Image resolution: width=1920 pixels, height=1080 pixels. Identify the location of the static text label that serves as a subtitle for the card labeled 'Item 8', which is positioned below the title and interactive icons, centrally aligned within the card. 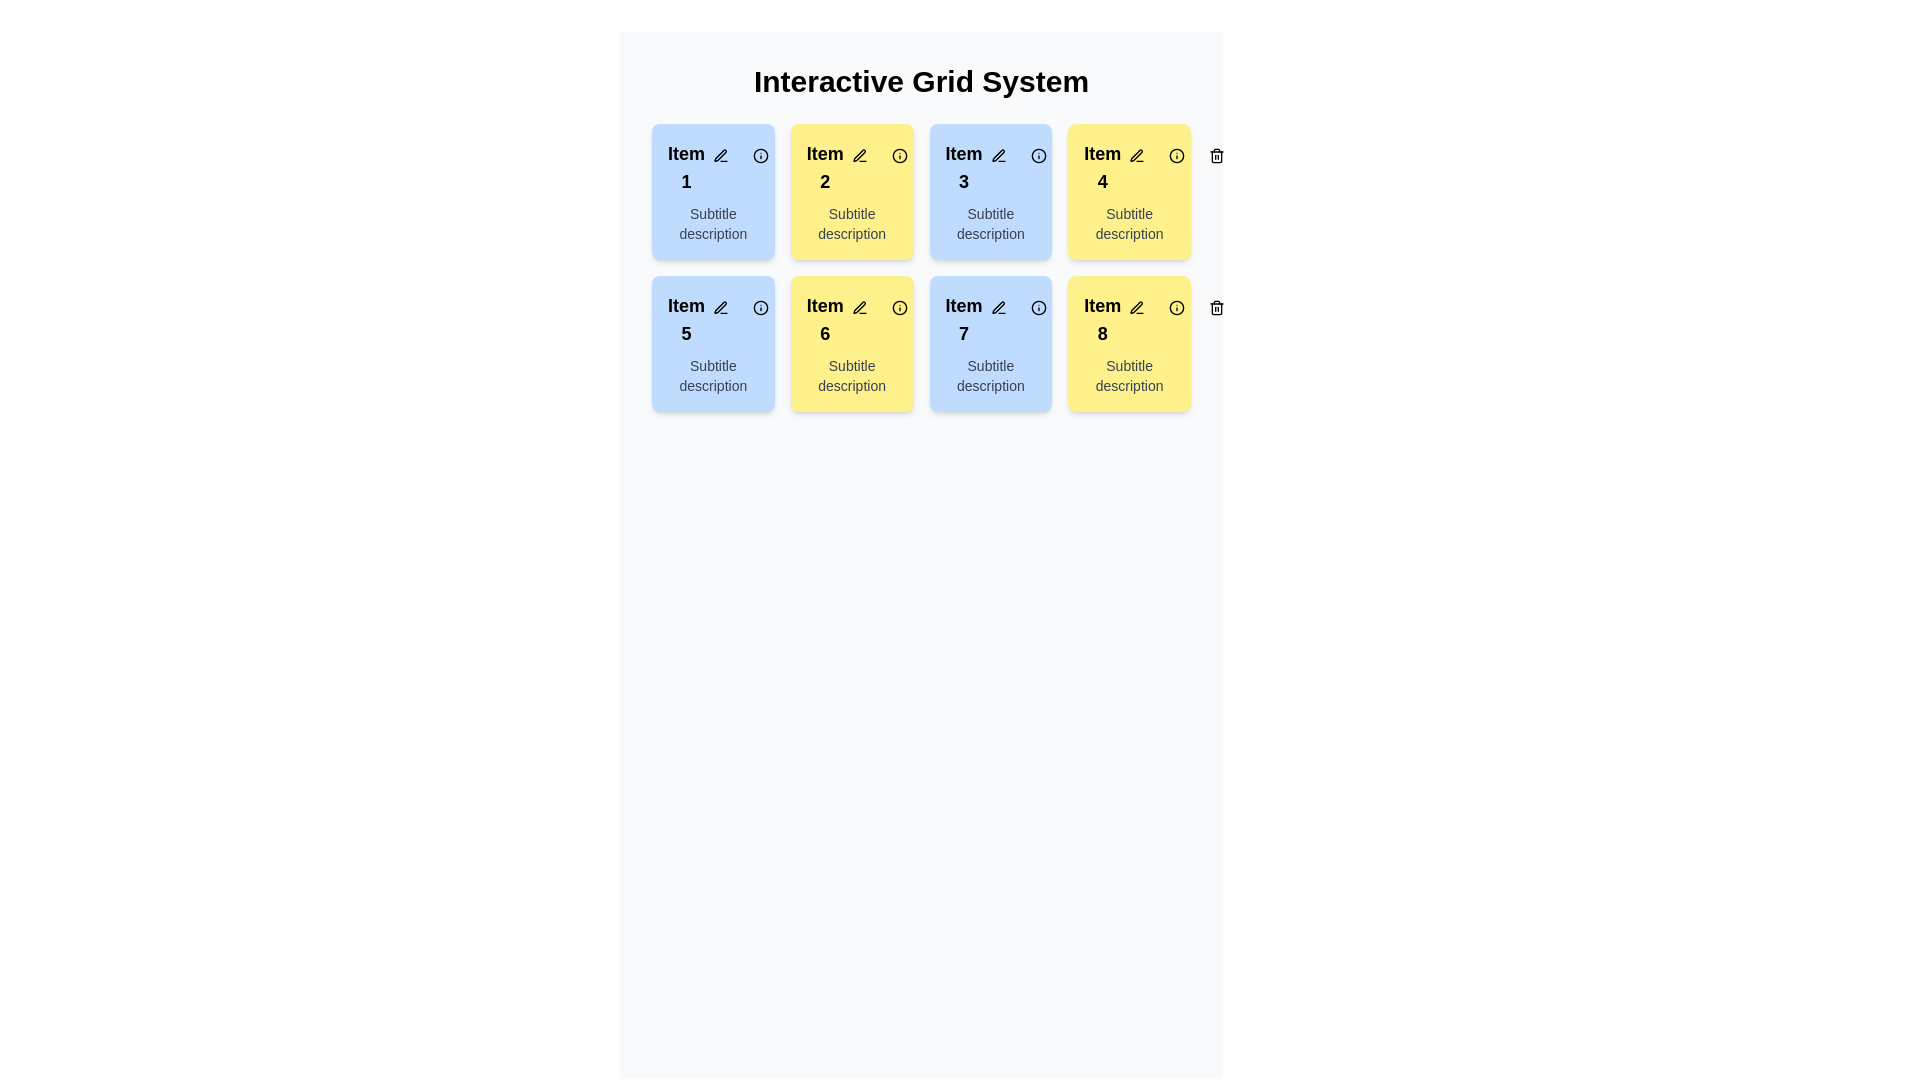
(1129, 375).